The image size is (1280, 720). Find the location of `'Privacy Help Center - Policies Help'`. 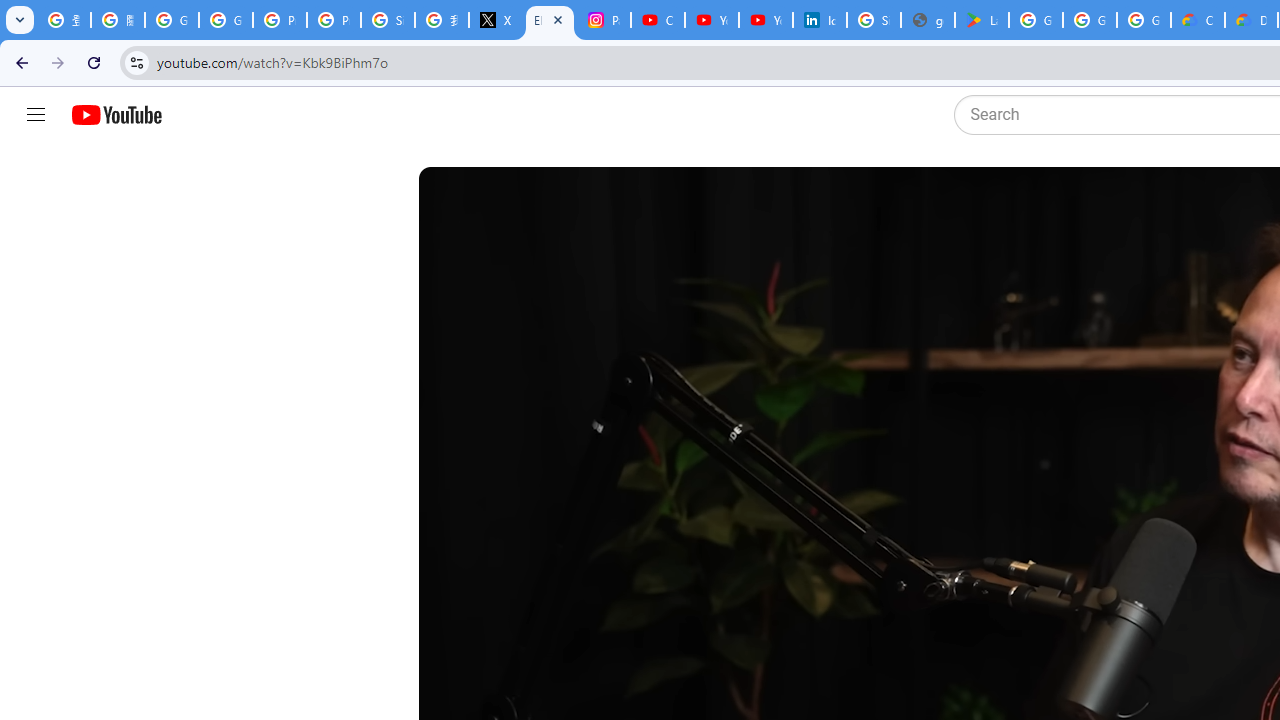

'Privacy Help Center - Policies Help' is located at coordinates (279, 20).